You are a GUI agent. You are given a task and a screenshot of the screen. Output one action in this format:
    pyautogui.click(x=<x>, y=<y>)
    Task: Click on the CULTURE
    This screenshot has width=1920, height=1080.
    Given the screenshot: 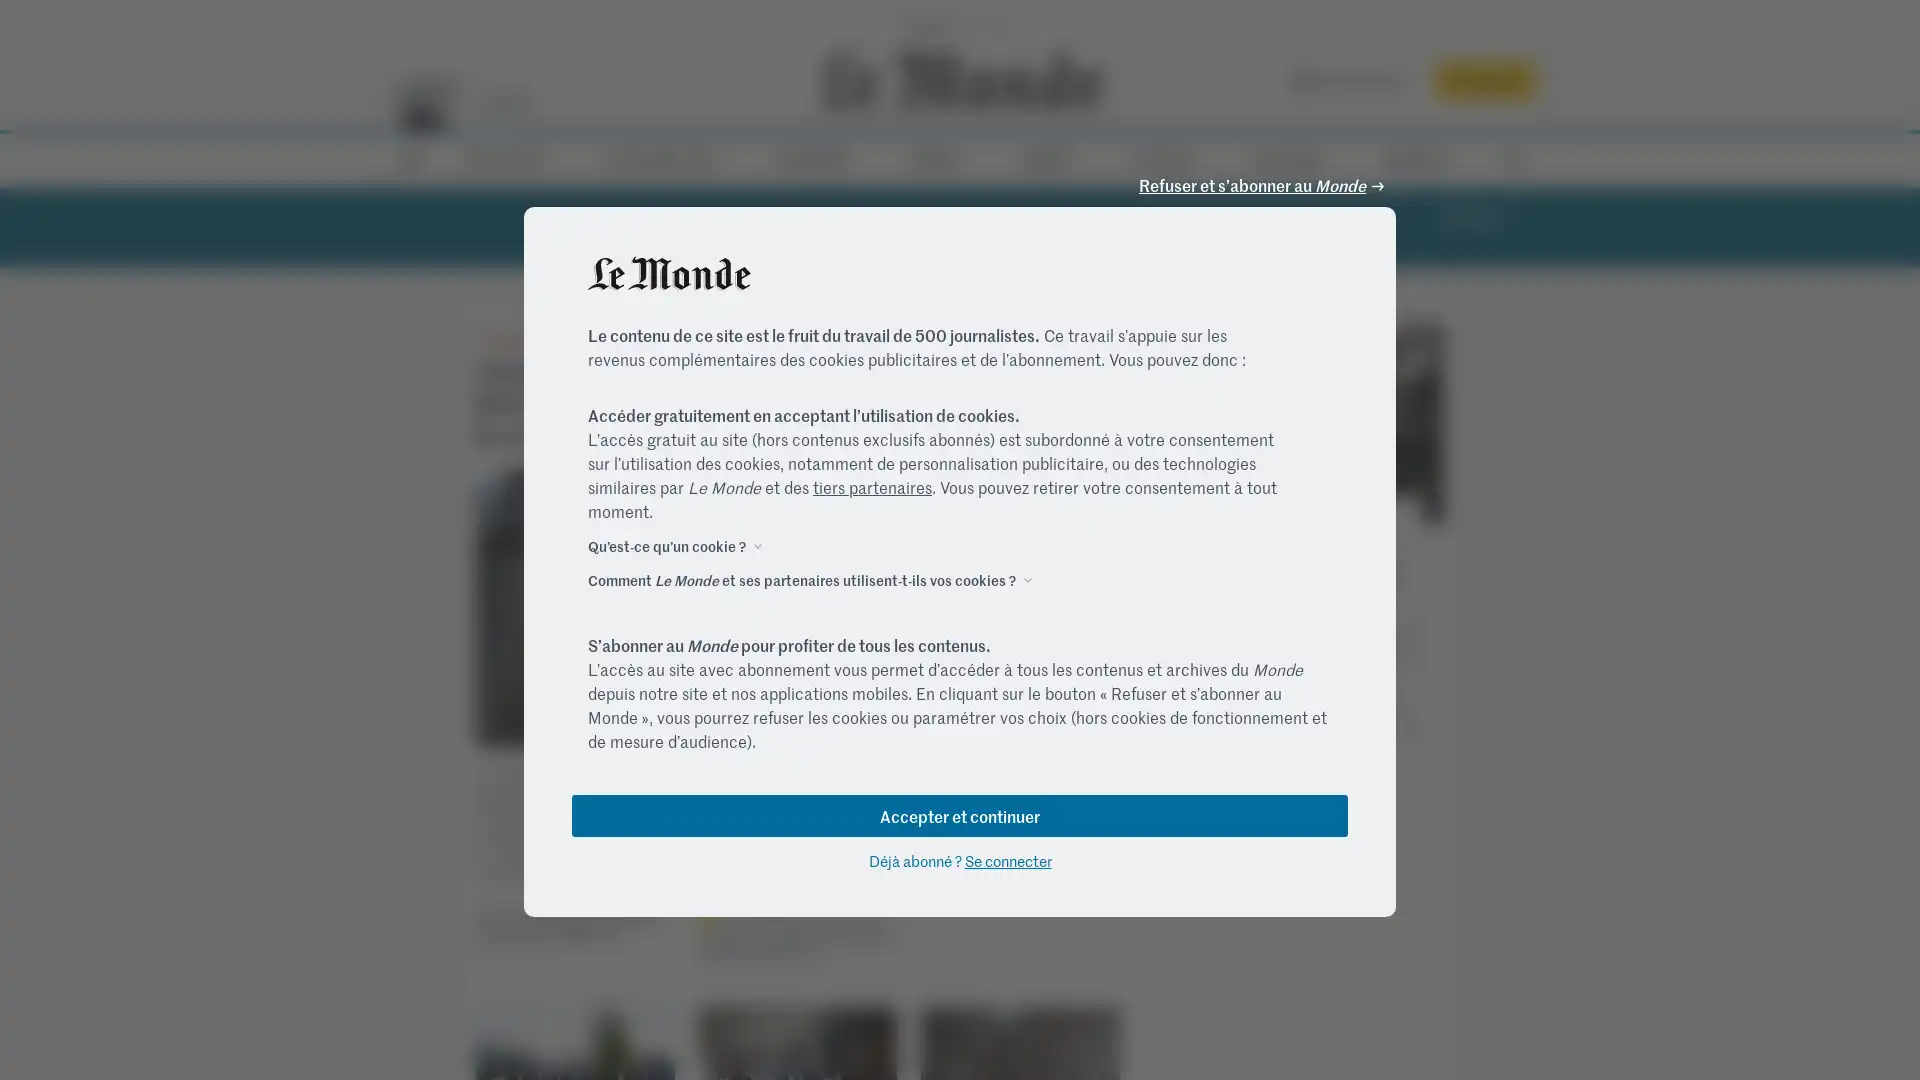 What is the action you would take?
    pyautogui.click(x=1171, y=158)
    